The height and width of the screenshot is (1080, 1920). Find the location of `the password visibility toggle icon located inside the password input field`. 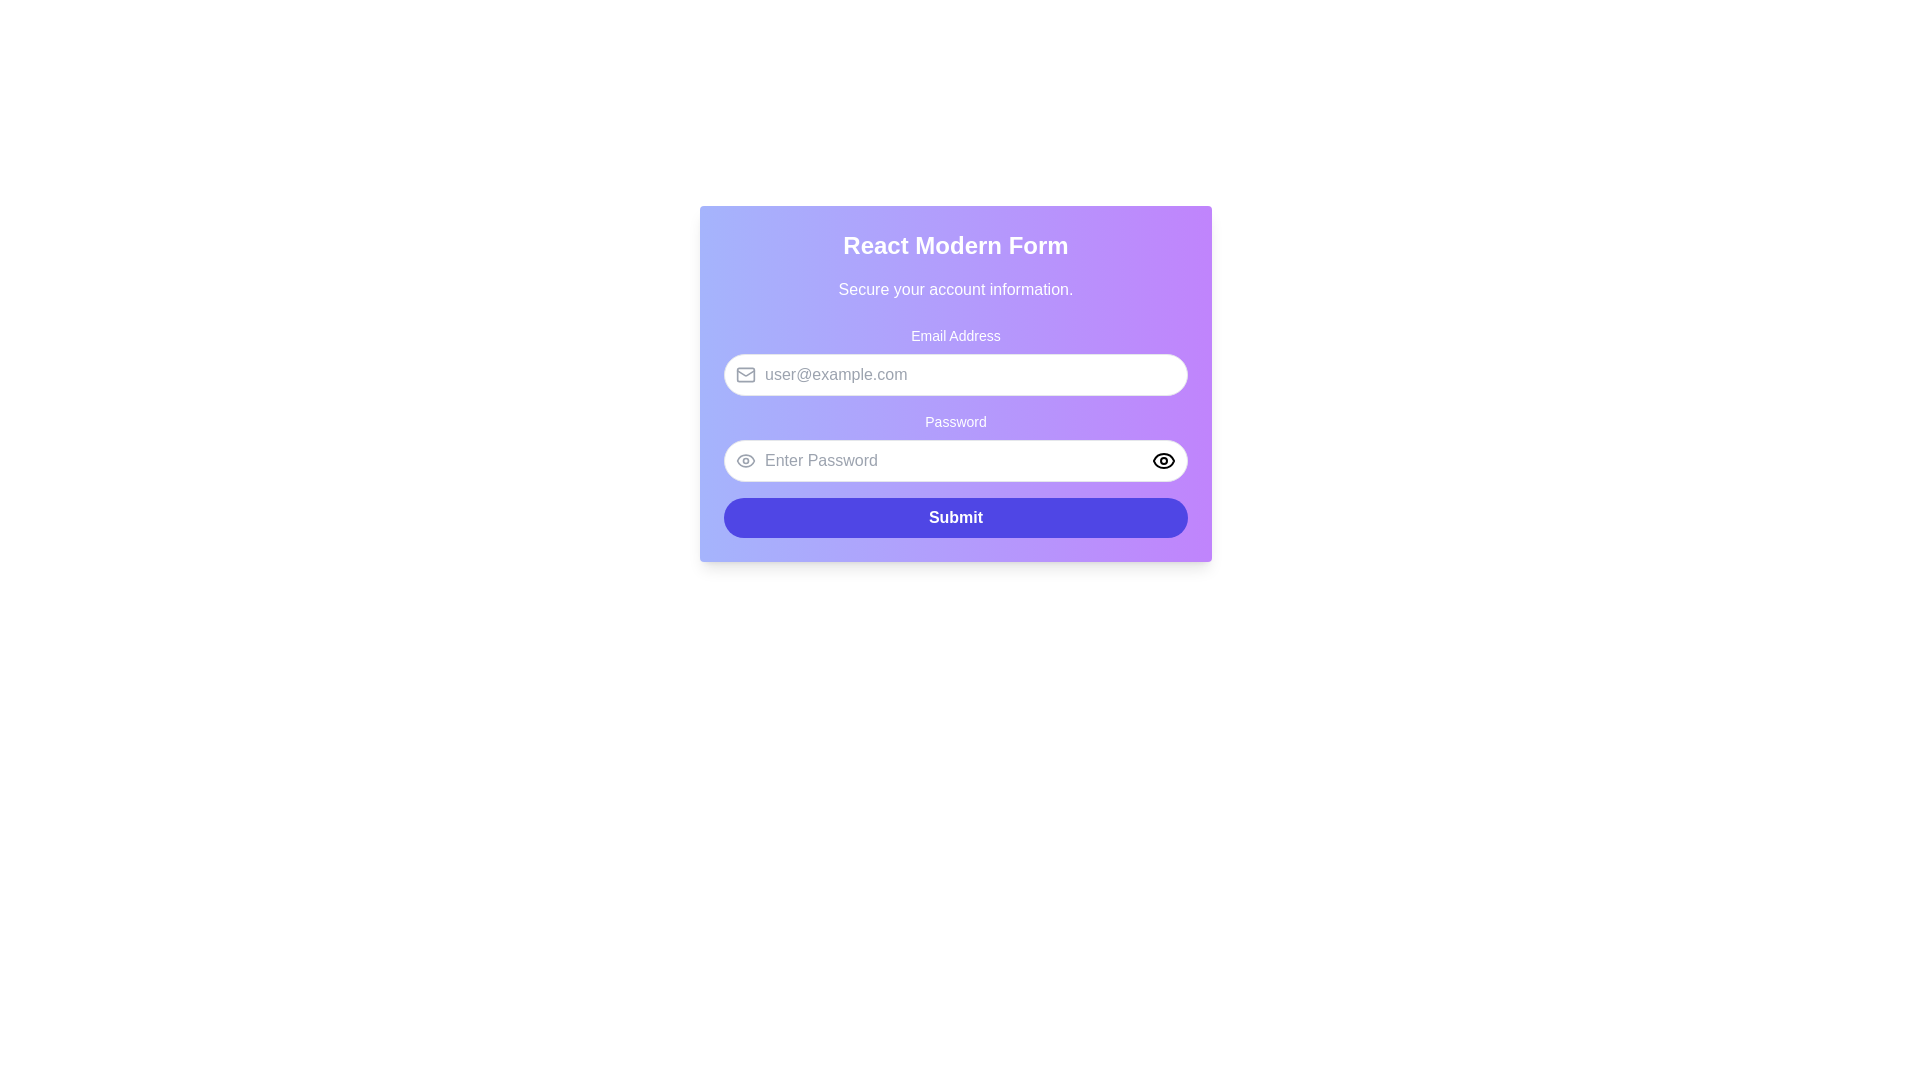

the password visibility toggle icon located inside the password input field is located at coordinates (744, 461).